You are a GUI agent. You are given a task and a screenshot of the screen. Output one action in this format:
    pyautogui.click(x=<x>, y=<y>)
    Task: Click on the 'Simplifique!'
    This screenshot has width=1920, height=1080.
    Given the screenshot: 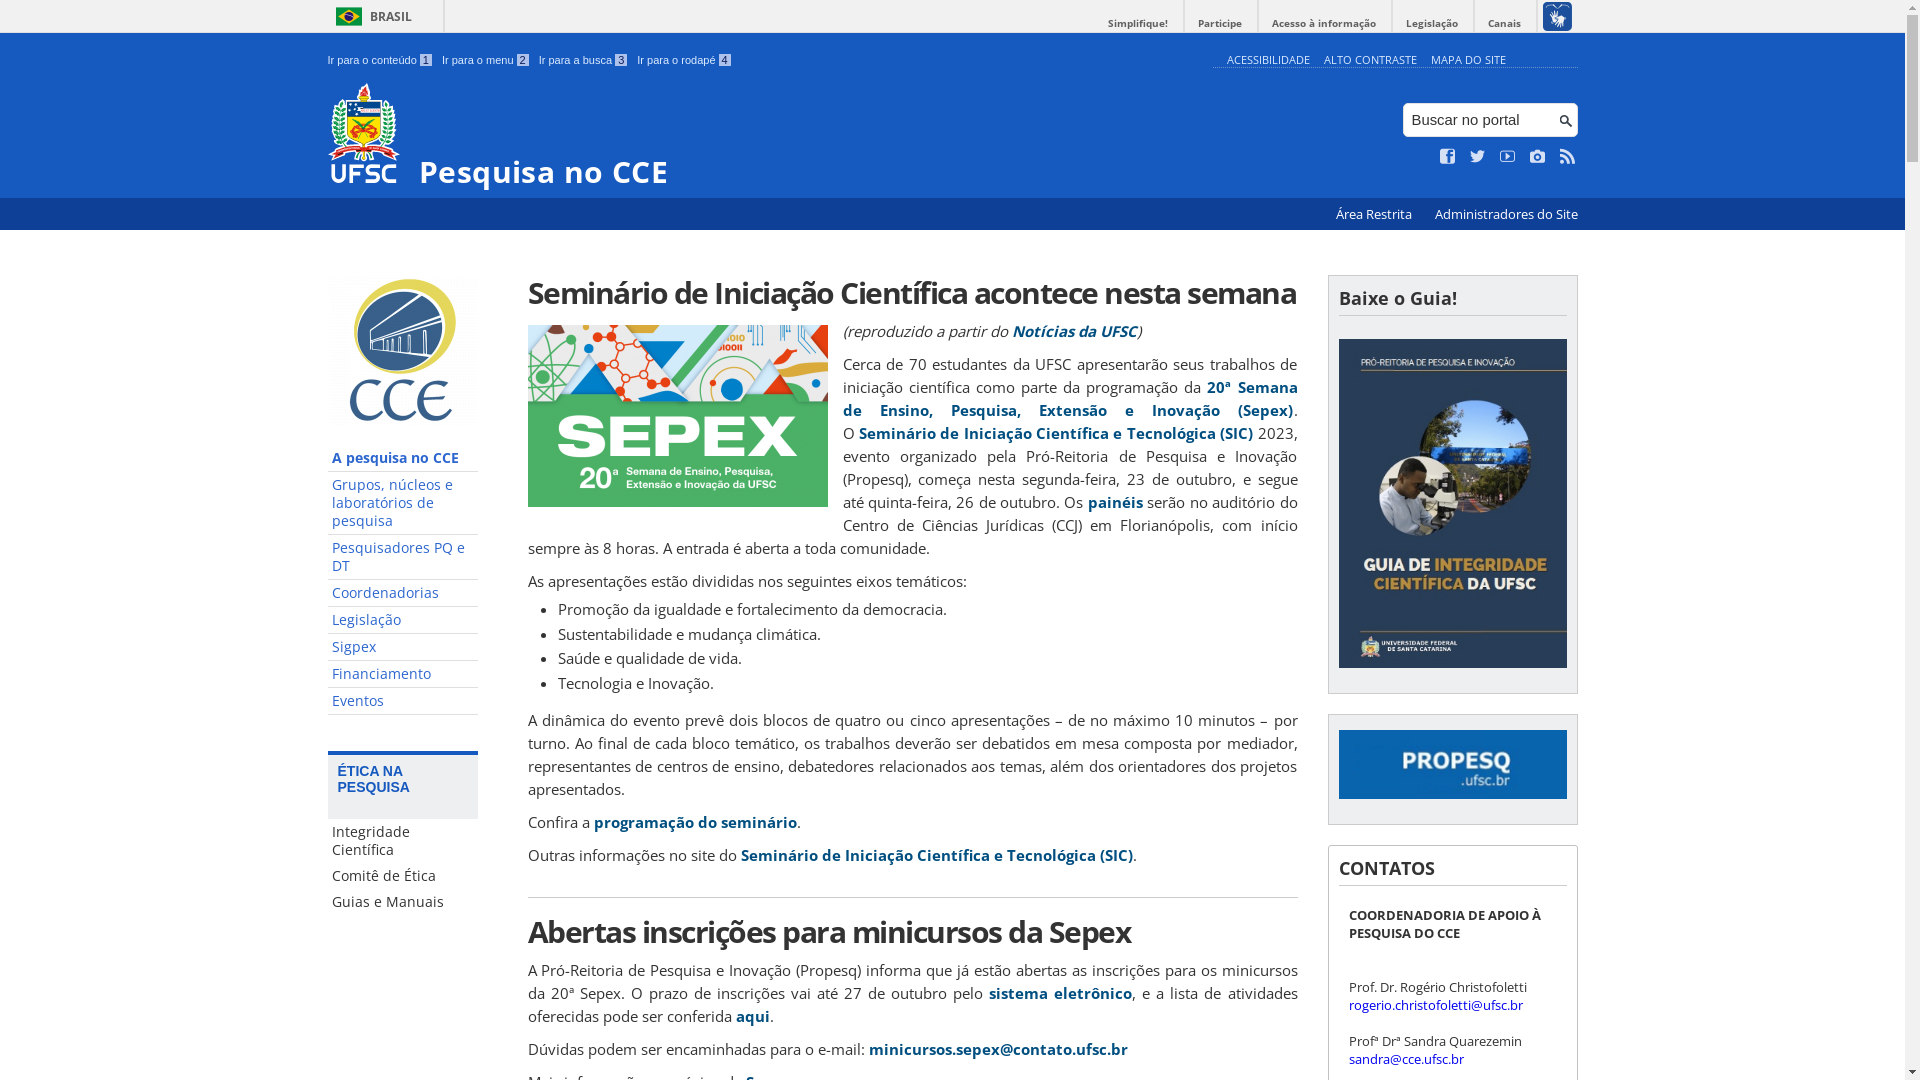 What is the action you would take?
    pyautogui.click(x=1137, y=23)
    